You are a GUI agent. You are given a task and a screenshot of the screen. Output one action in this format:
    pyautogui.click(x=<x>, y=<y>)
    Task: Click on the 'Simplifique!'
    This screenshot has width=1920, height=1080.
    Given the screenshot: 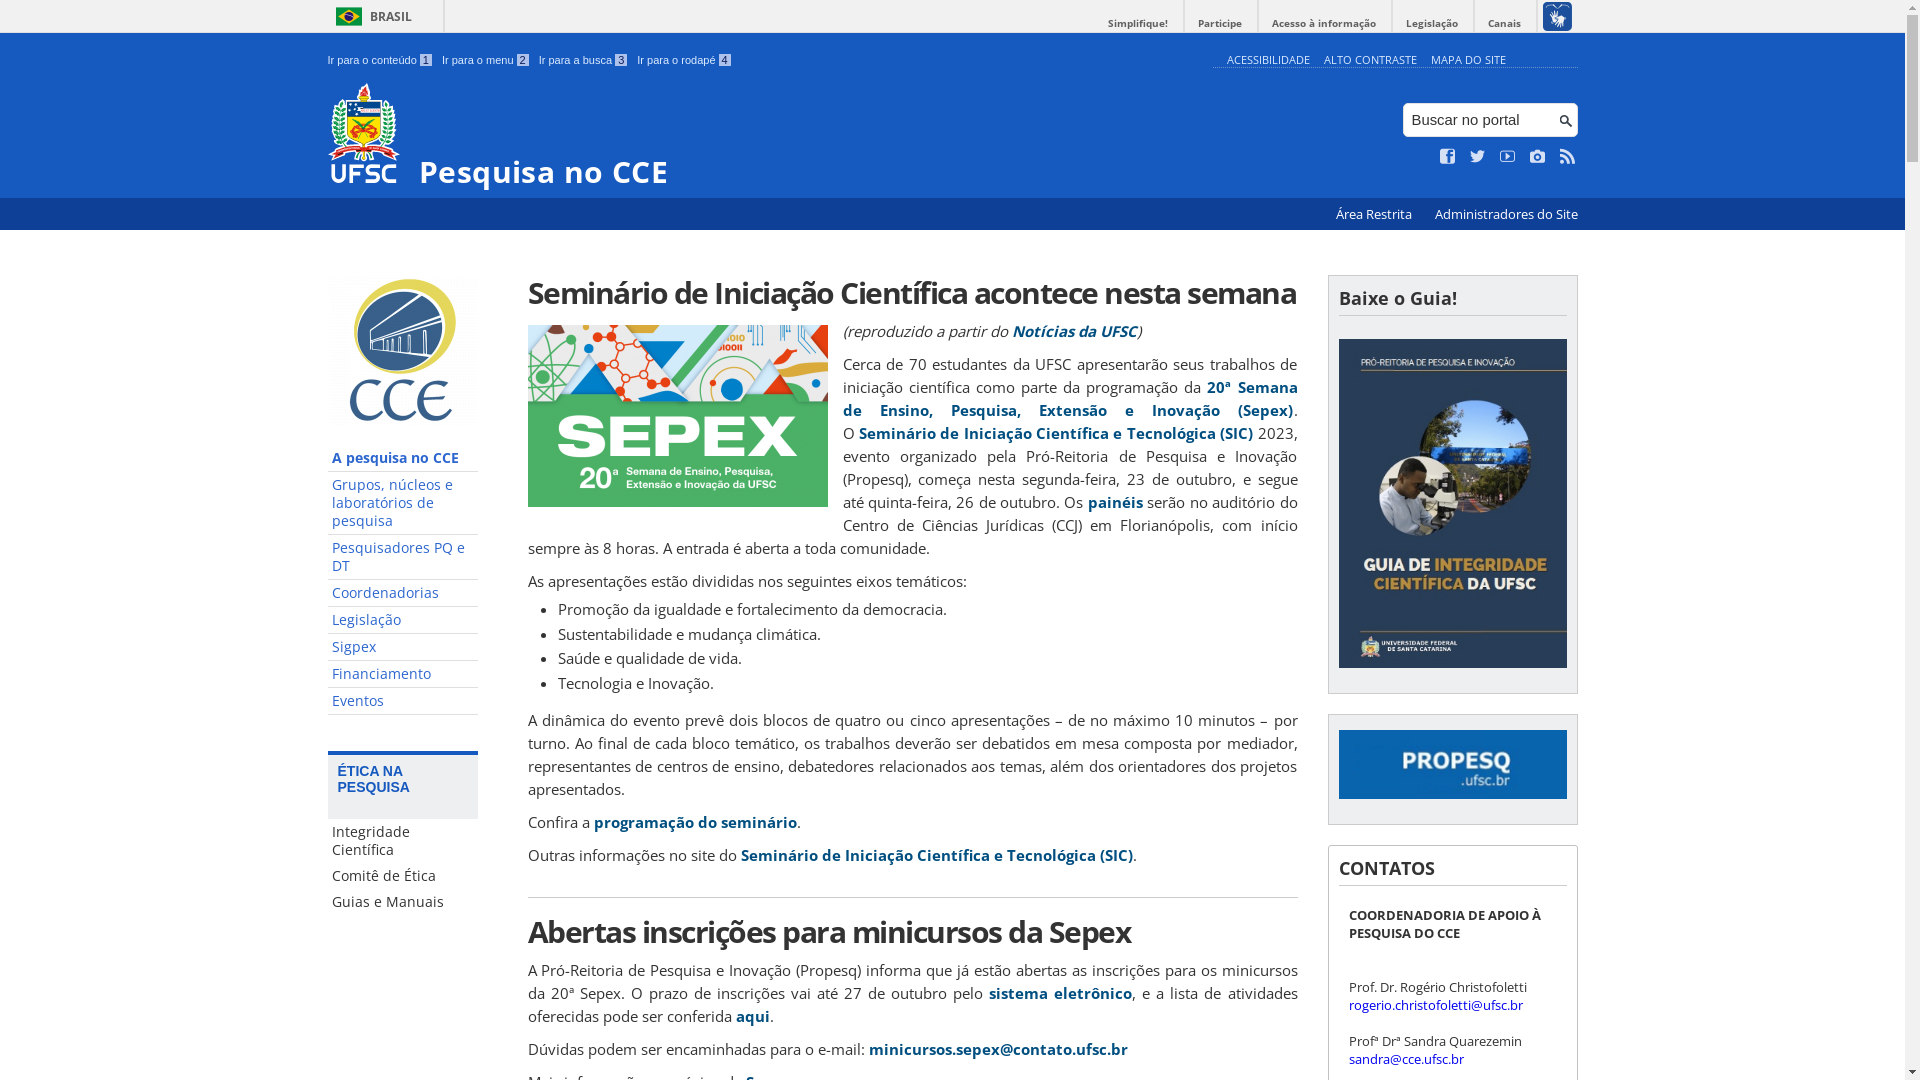 What is the action you would take?
    pyautogui.click(x=1137, y=23)
    